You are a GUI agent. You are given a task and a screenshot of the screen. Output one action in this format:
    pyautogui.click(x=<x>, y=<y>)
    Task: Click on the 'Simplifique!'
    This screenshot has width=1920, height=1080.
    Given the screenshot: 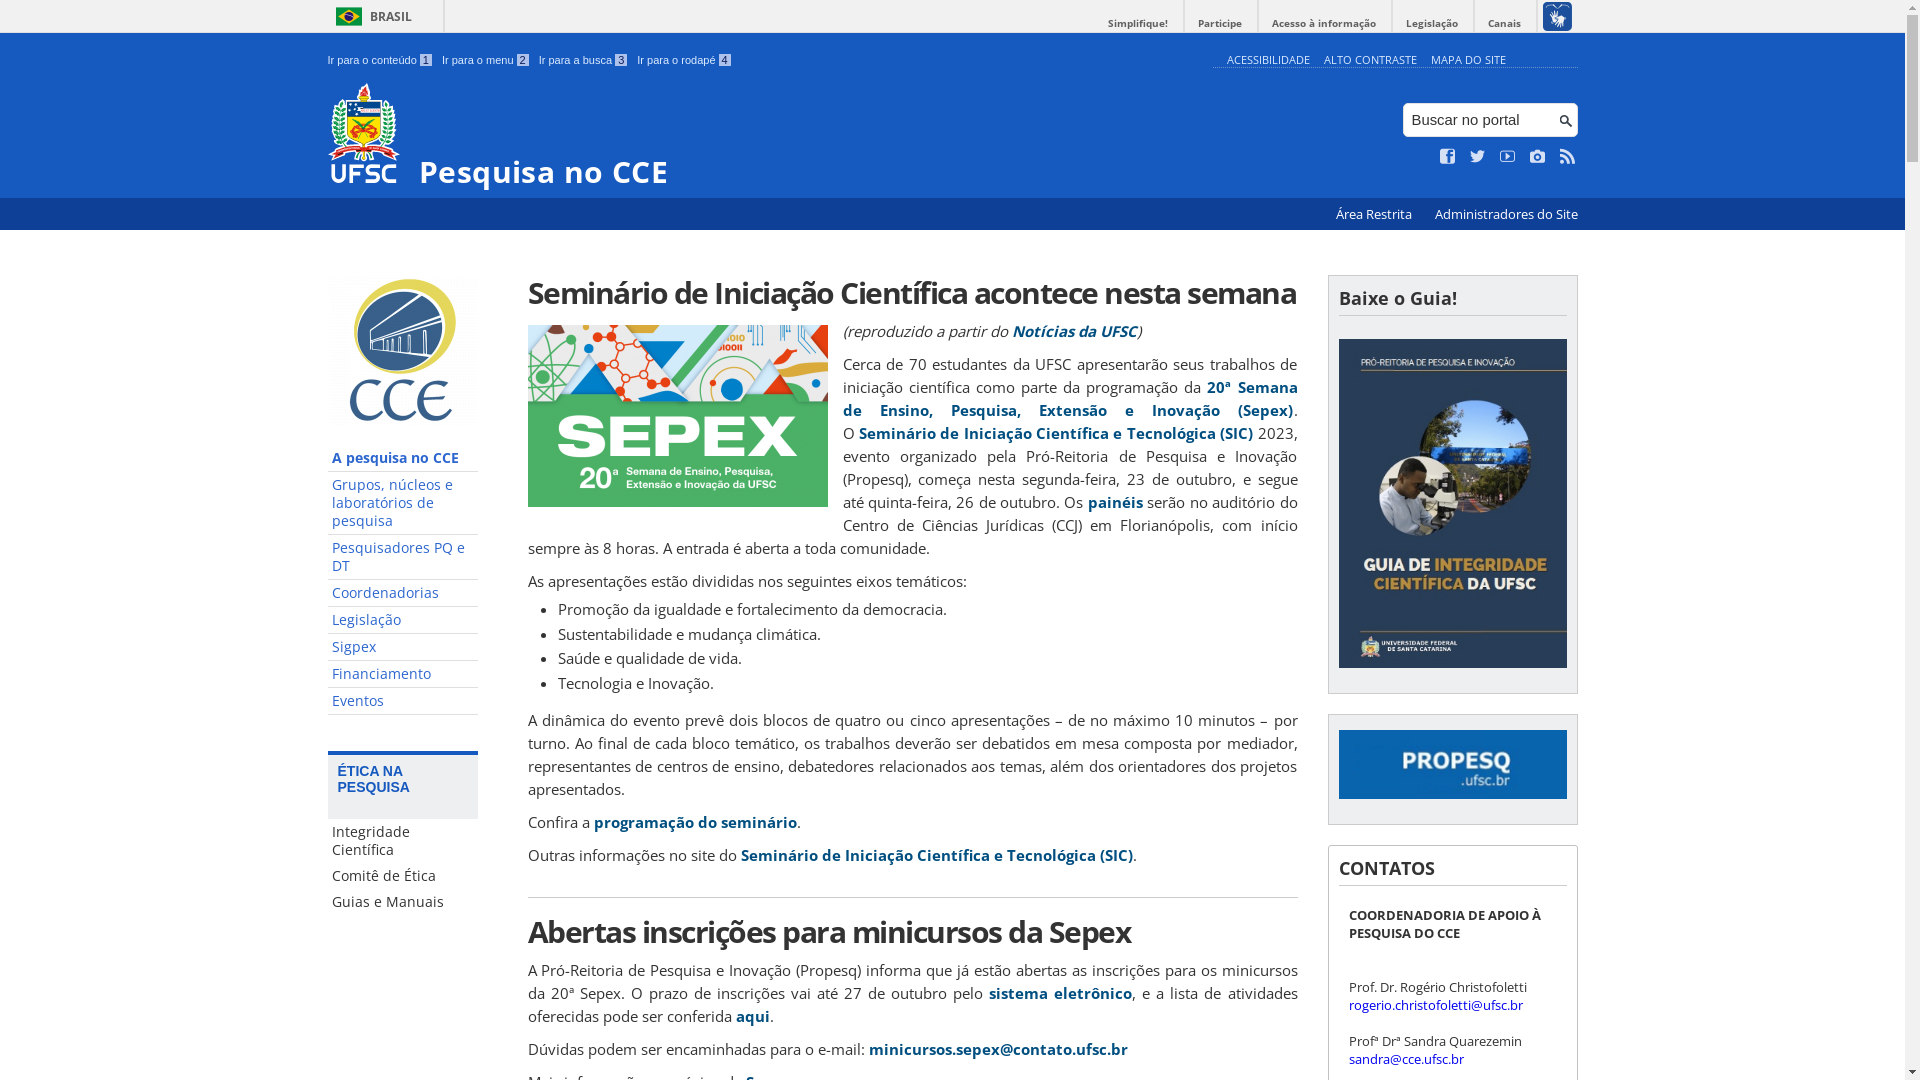 What is the action you would take?
    pyautogui.click(x=1137, y=23)
    